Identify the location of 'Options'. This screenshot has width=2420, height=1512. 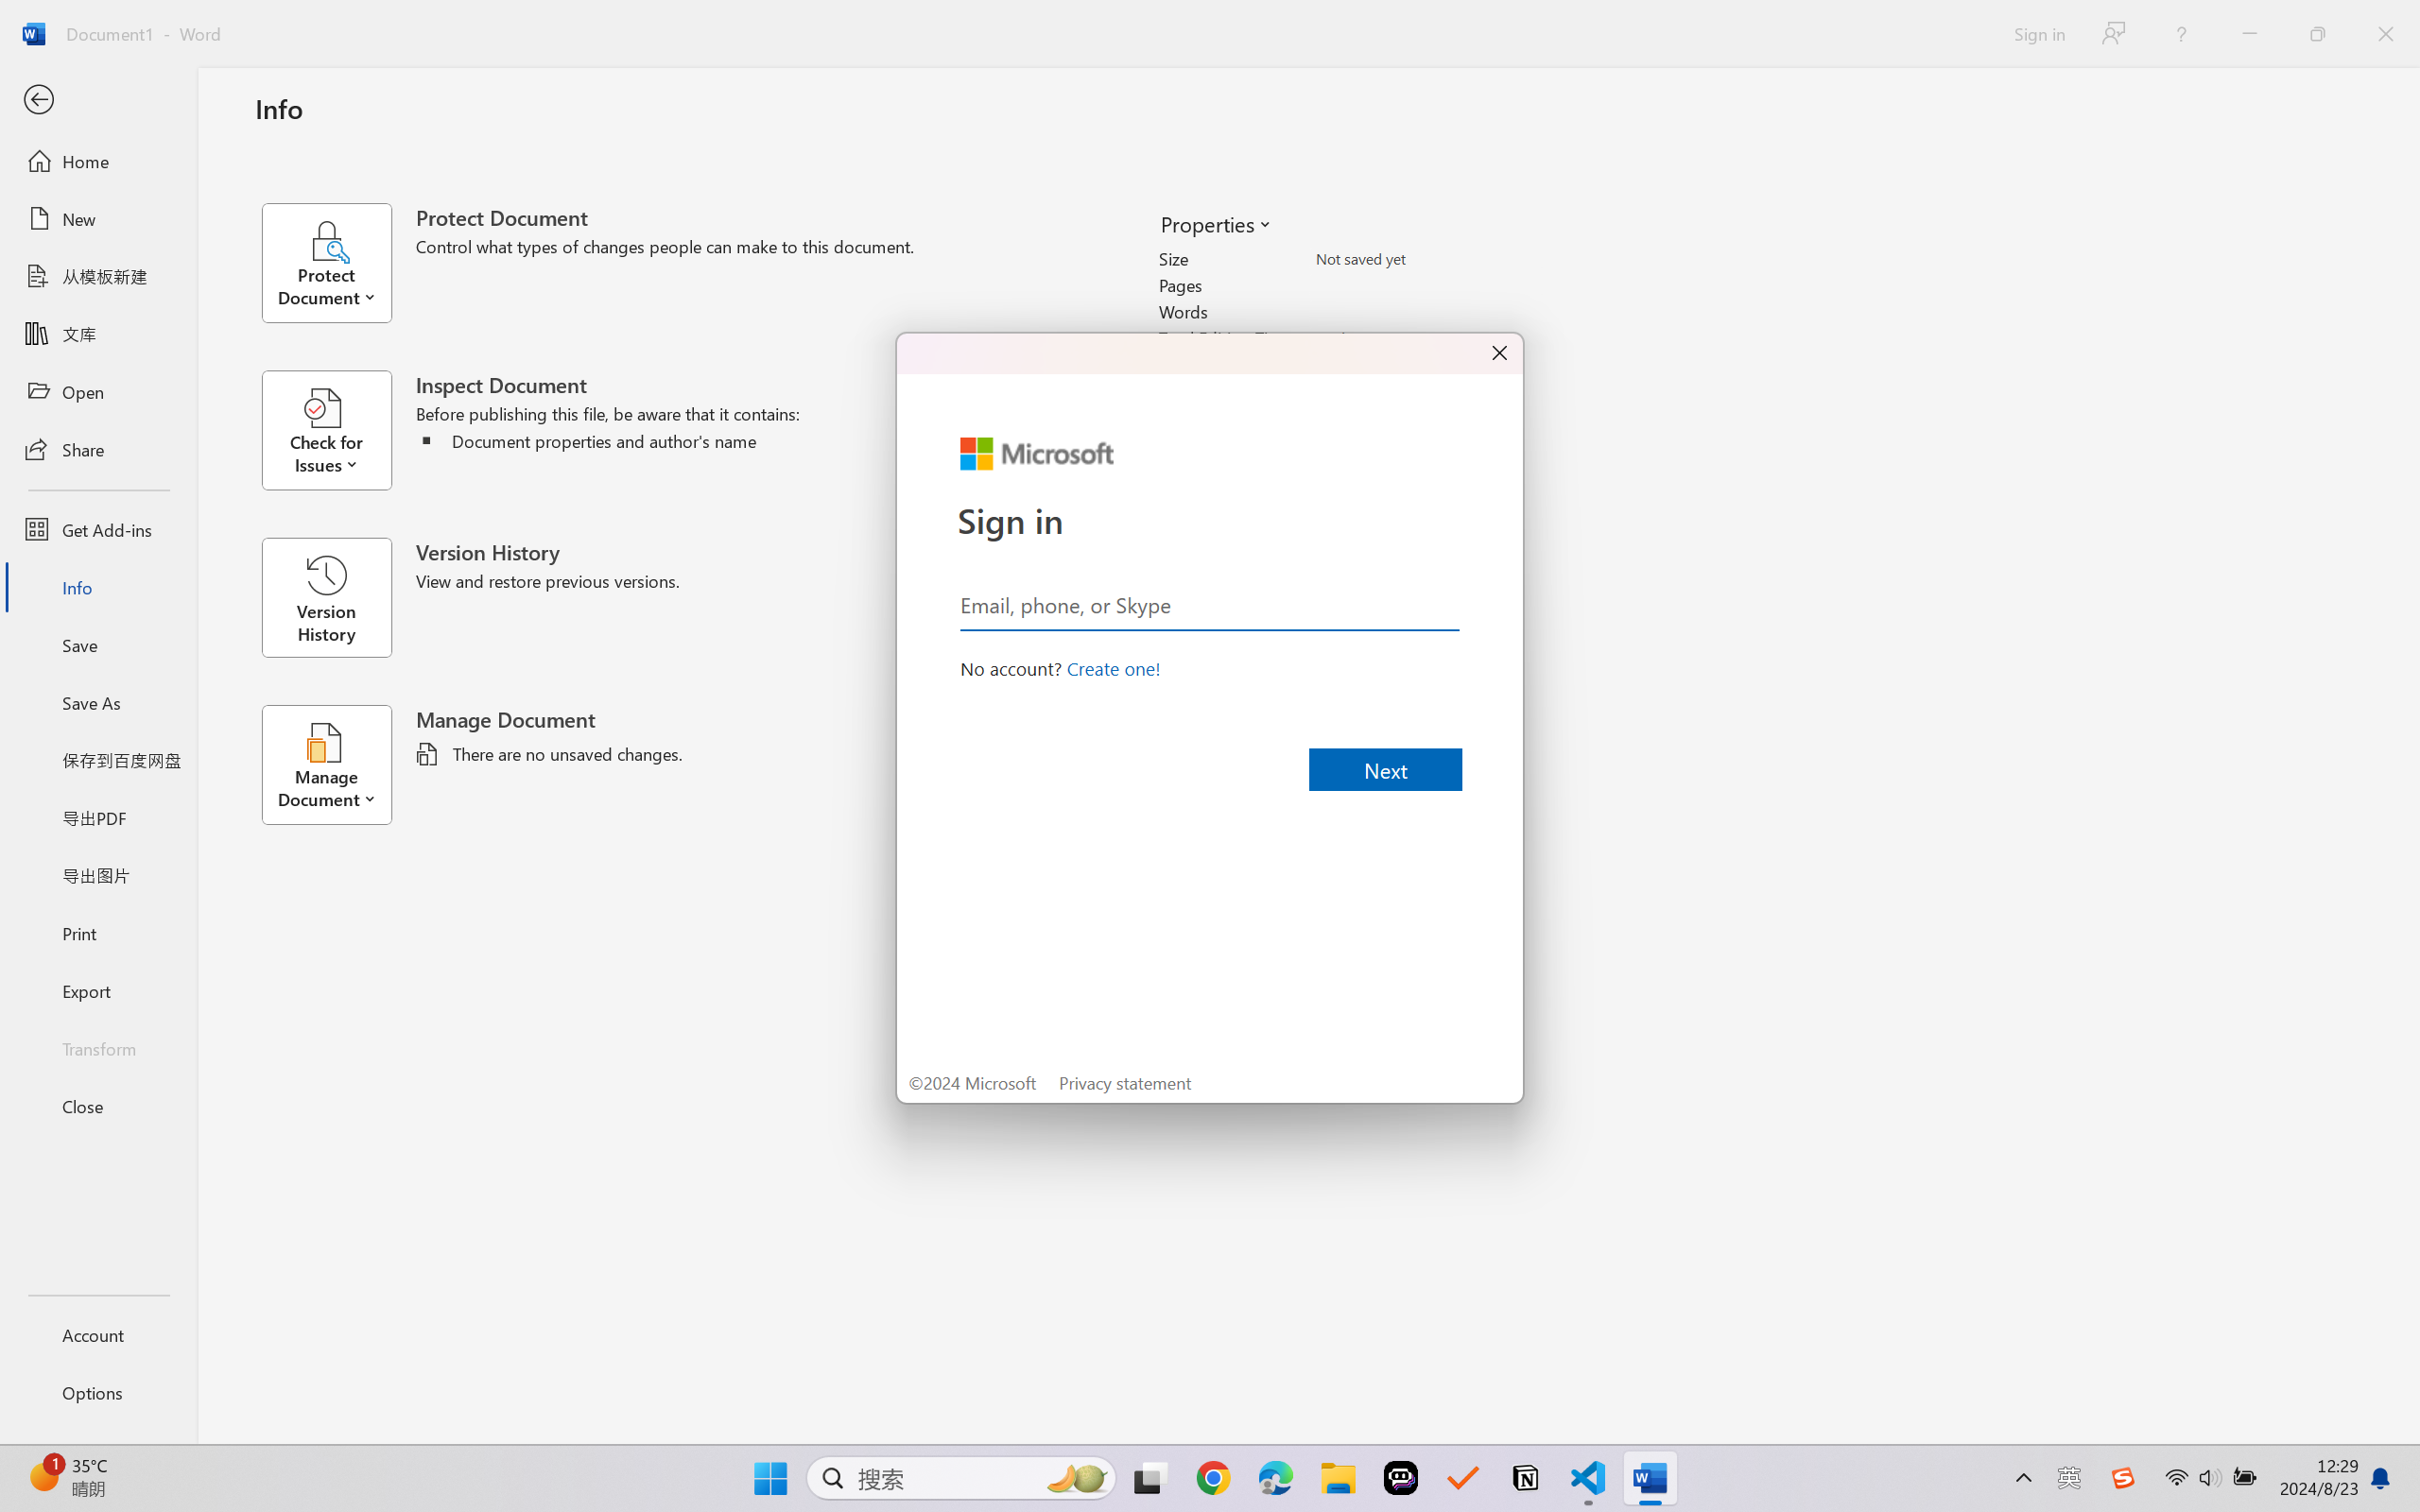
(97, 1391).